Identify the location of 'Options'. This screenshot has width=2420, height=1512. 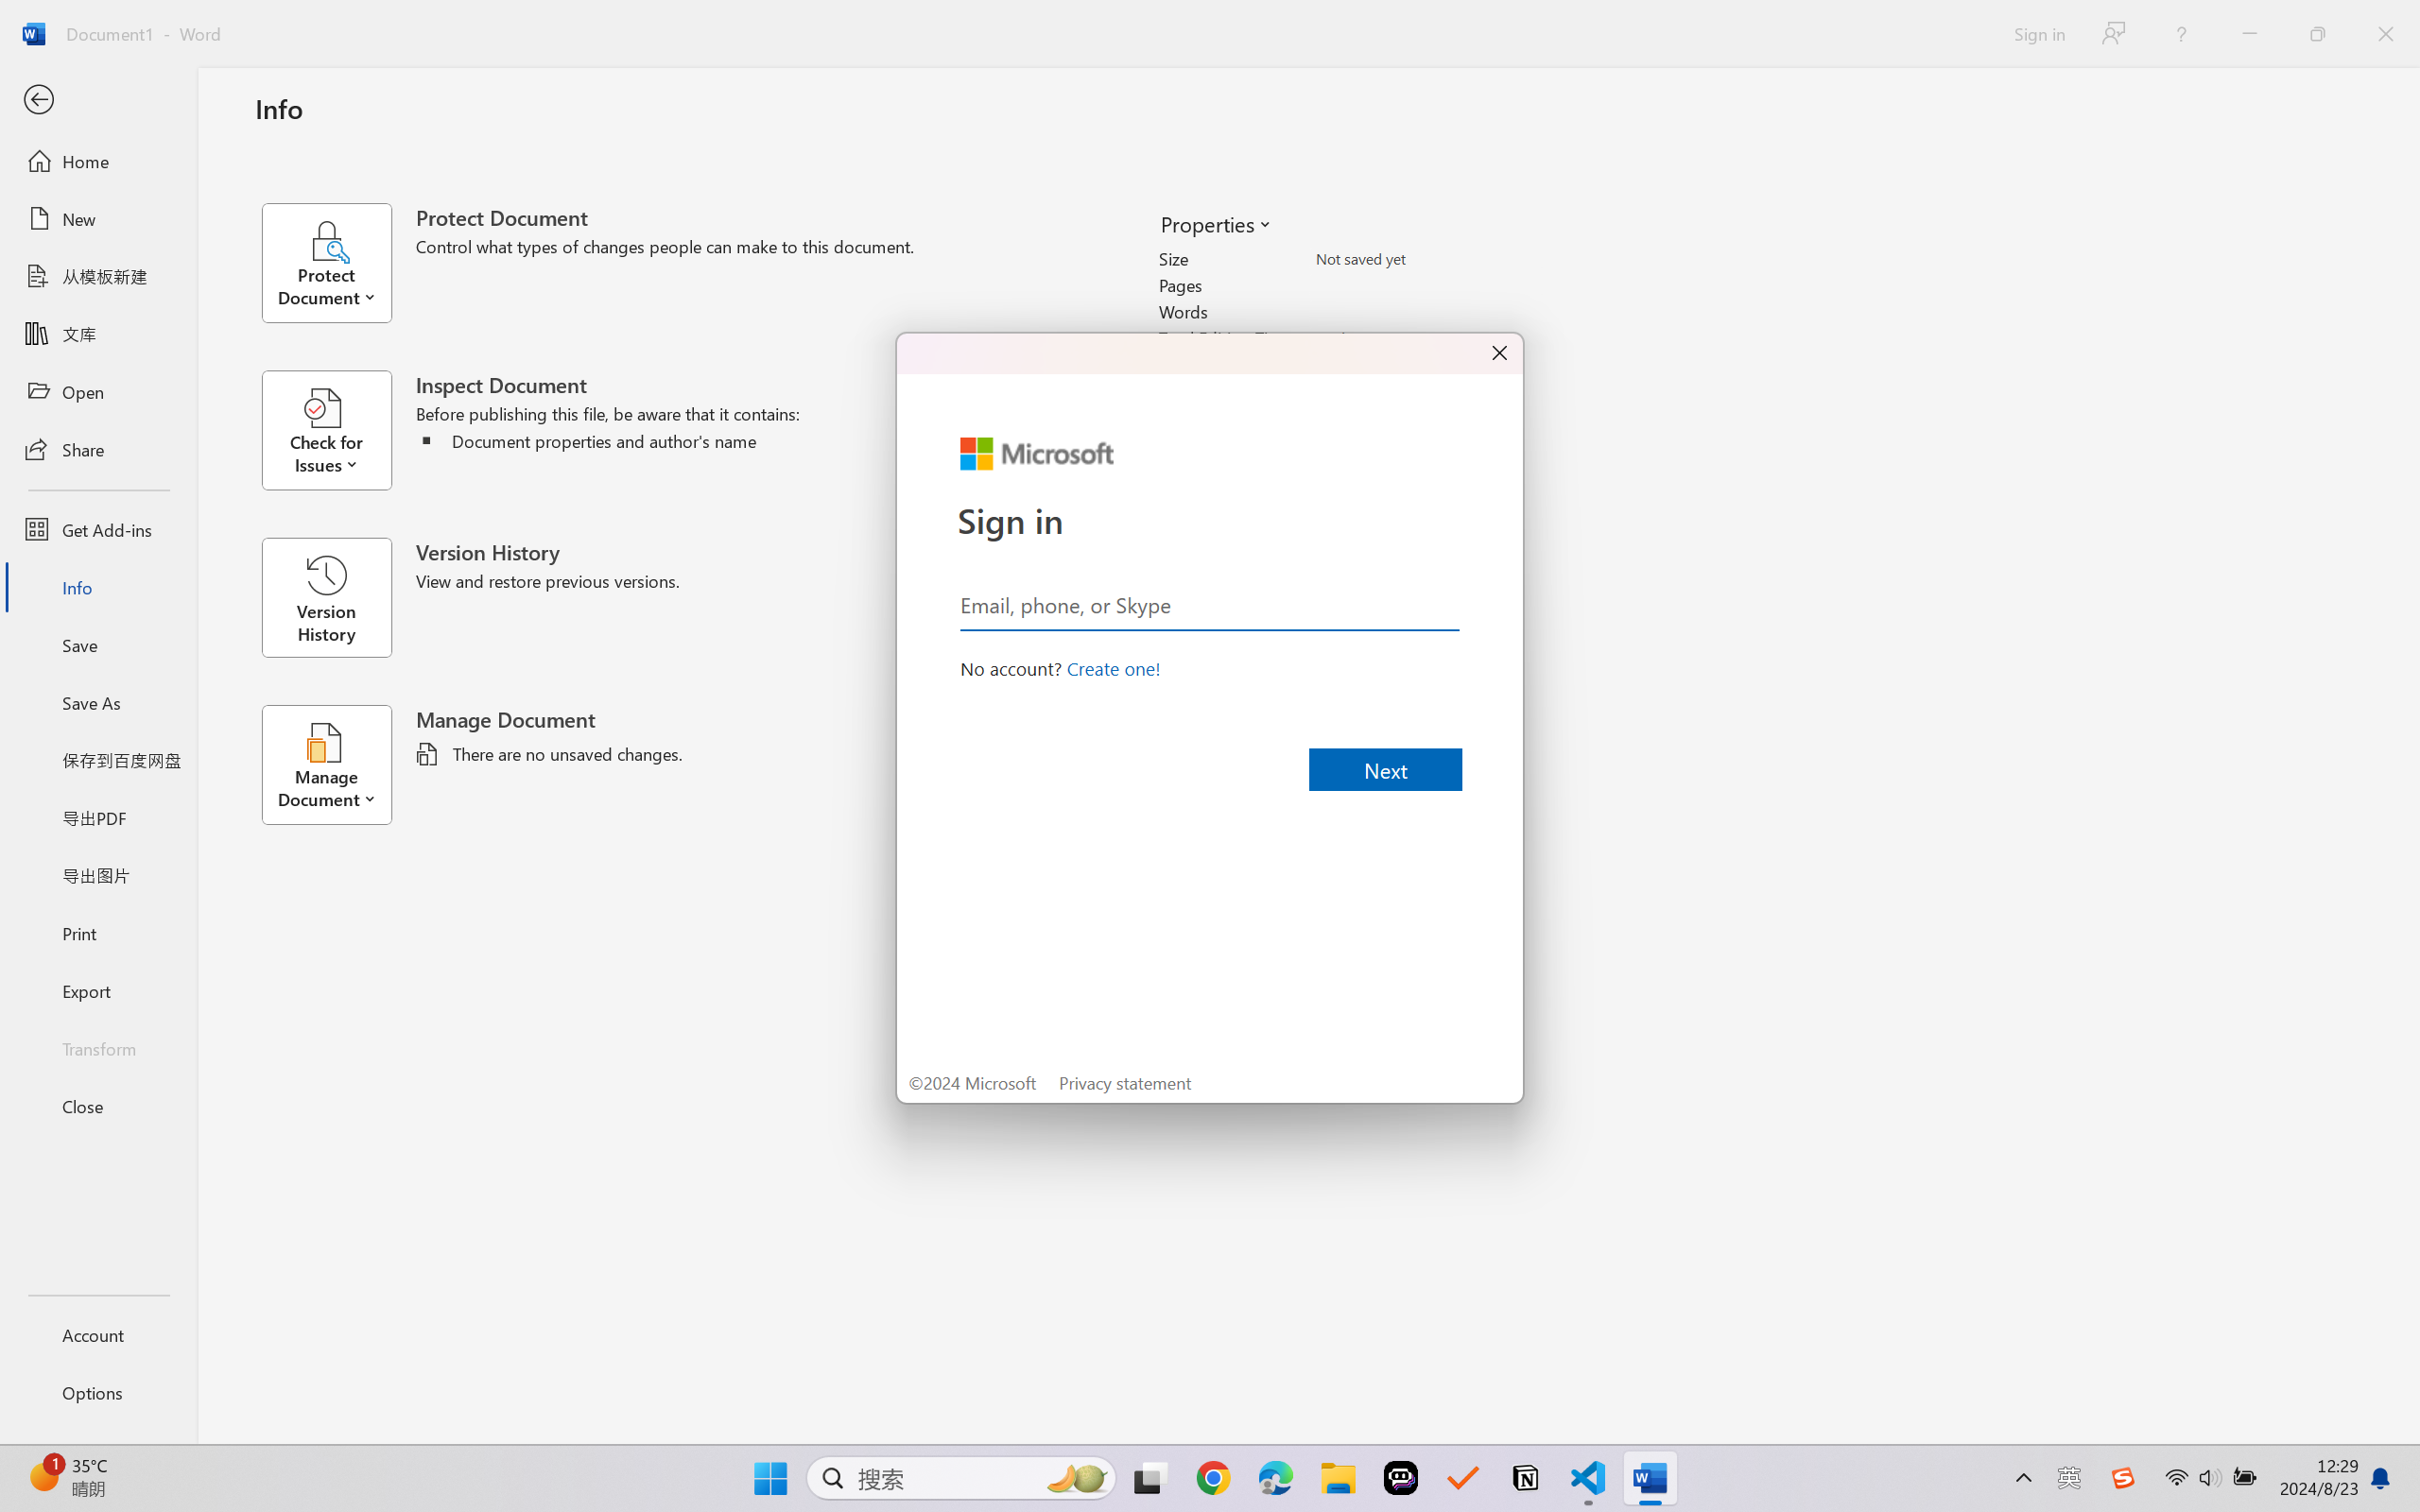
(97, 1391).